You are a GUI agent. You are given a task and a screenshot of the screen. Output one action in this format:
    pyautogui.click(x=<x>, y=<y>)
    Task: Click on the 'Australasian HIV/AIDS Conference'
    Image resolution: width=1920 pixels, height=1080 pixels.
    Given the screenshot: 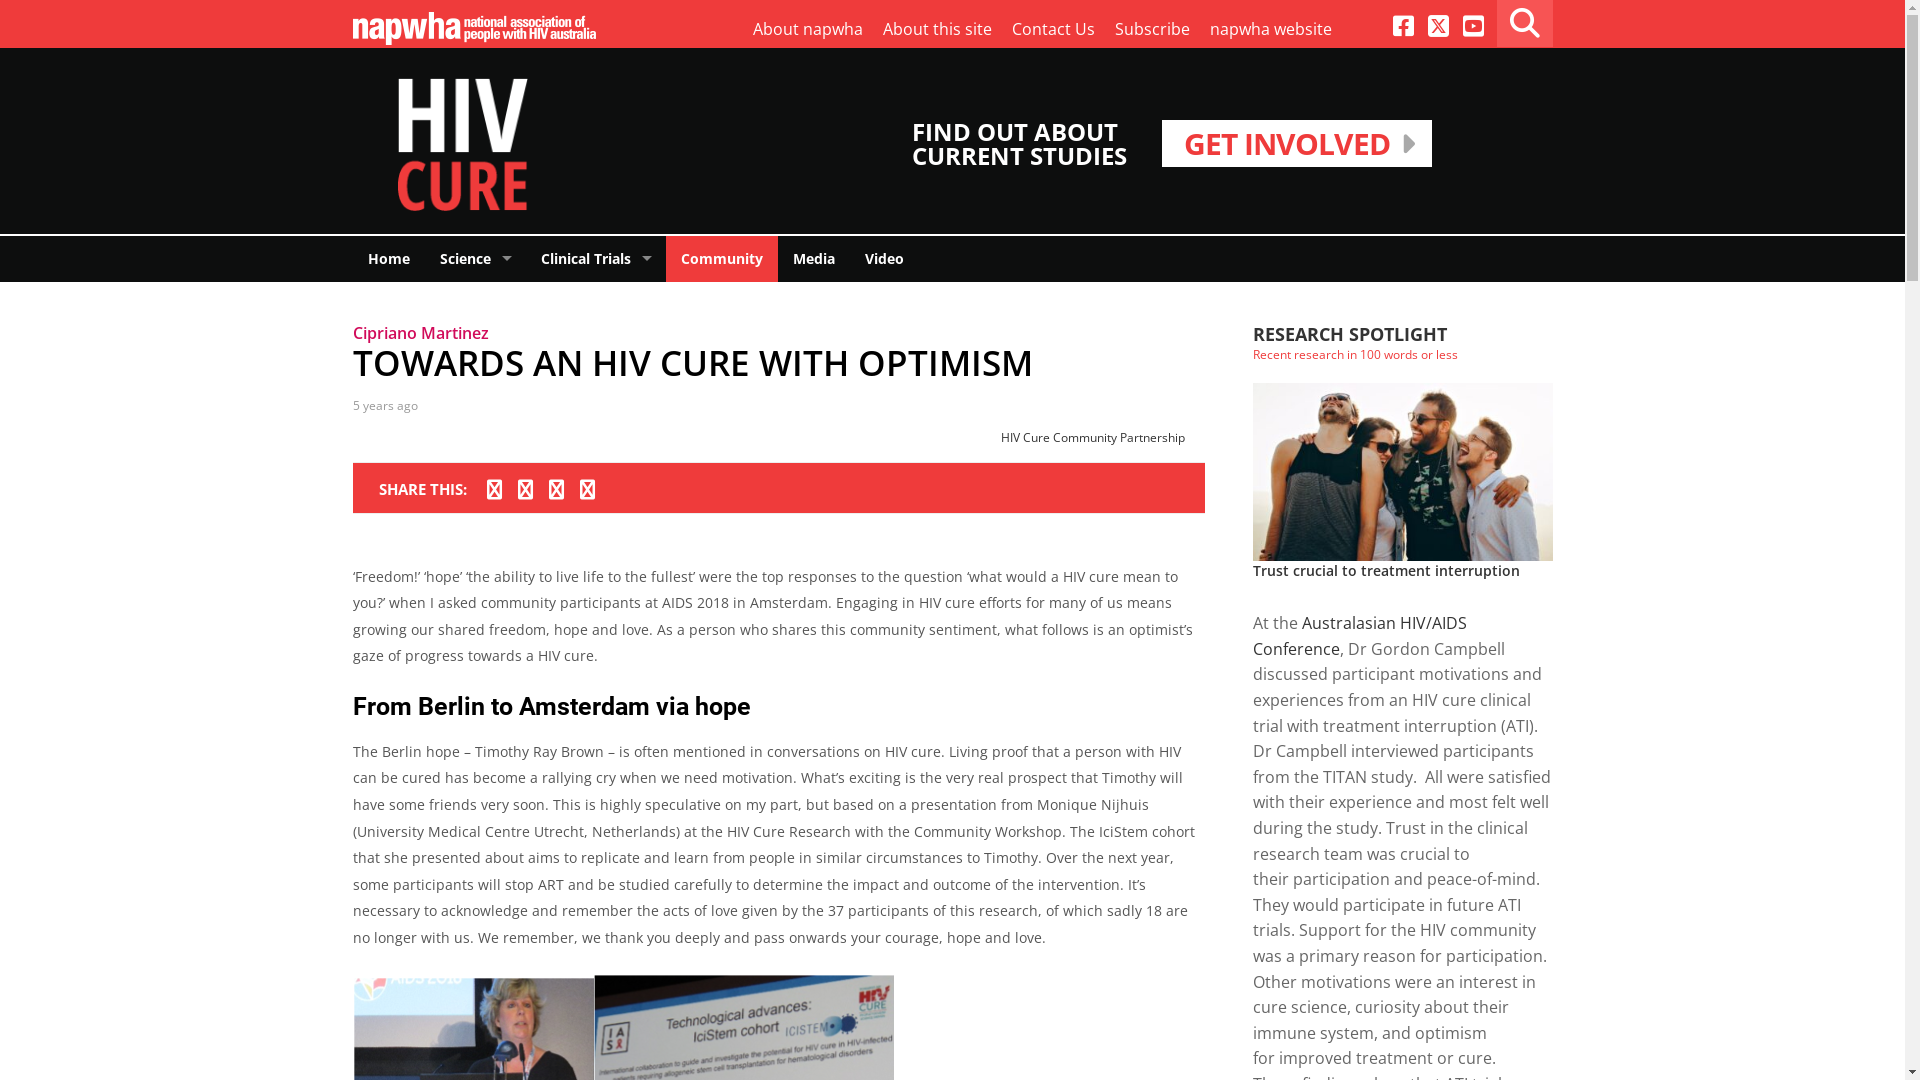 What is the action you would take?
    pyautogui.click(x=1358, y=636)
    